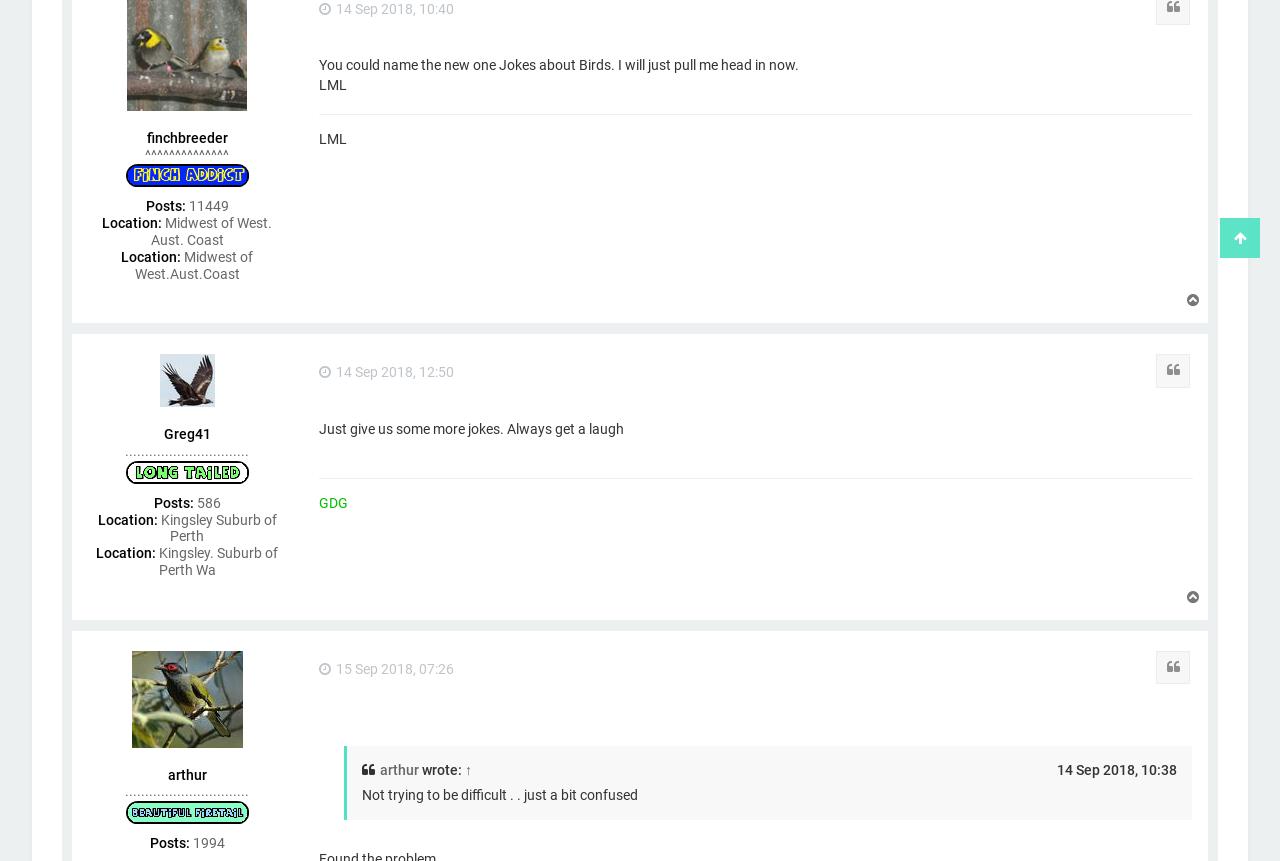 This screenshot has width=1280, height=861. I want to click on 'finchbreeder', so click(145, 136).